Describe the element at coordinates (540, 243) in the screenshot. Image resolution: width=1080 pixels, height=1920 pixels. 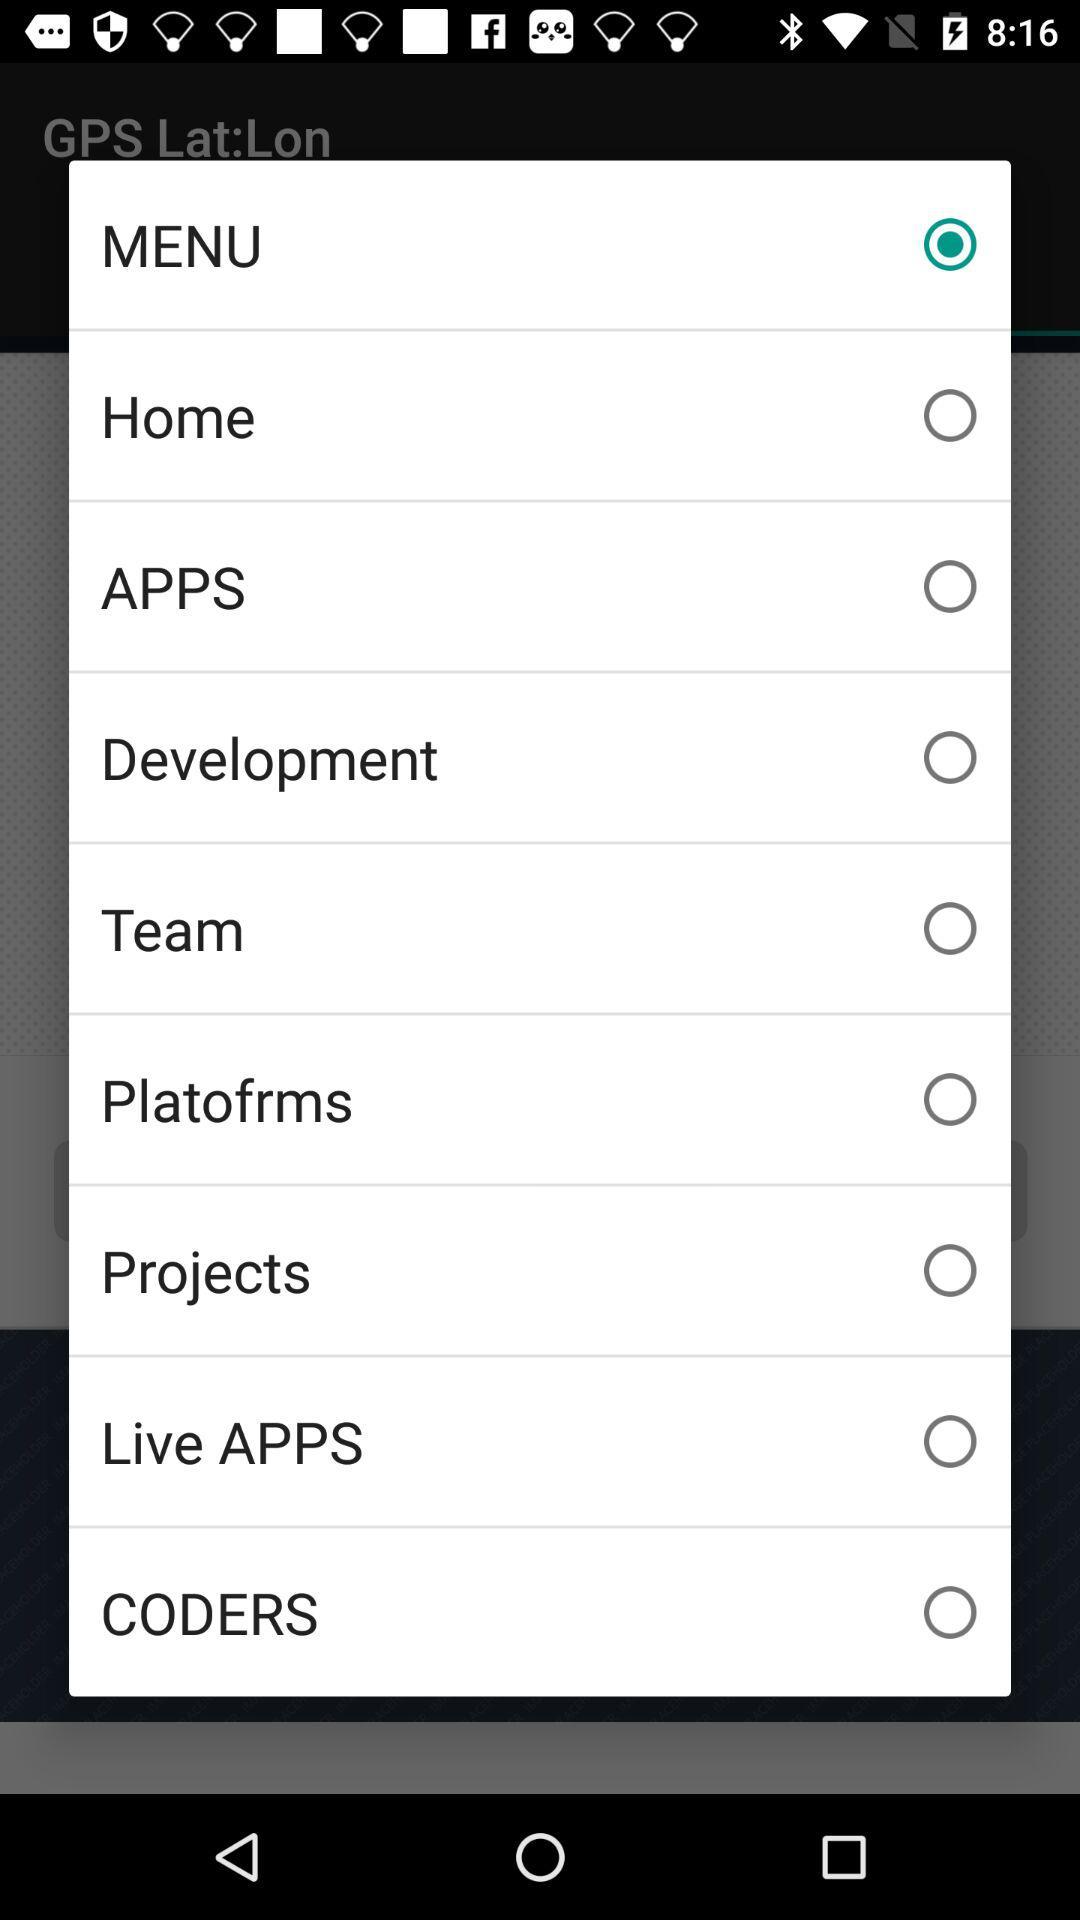
I see `the menu item` at that location.